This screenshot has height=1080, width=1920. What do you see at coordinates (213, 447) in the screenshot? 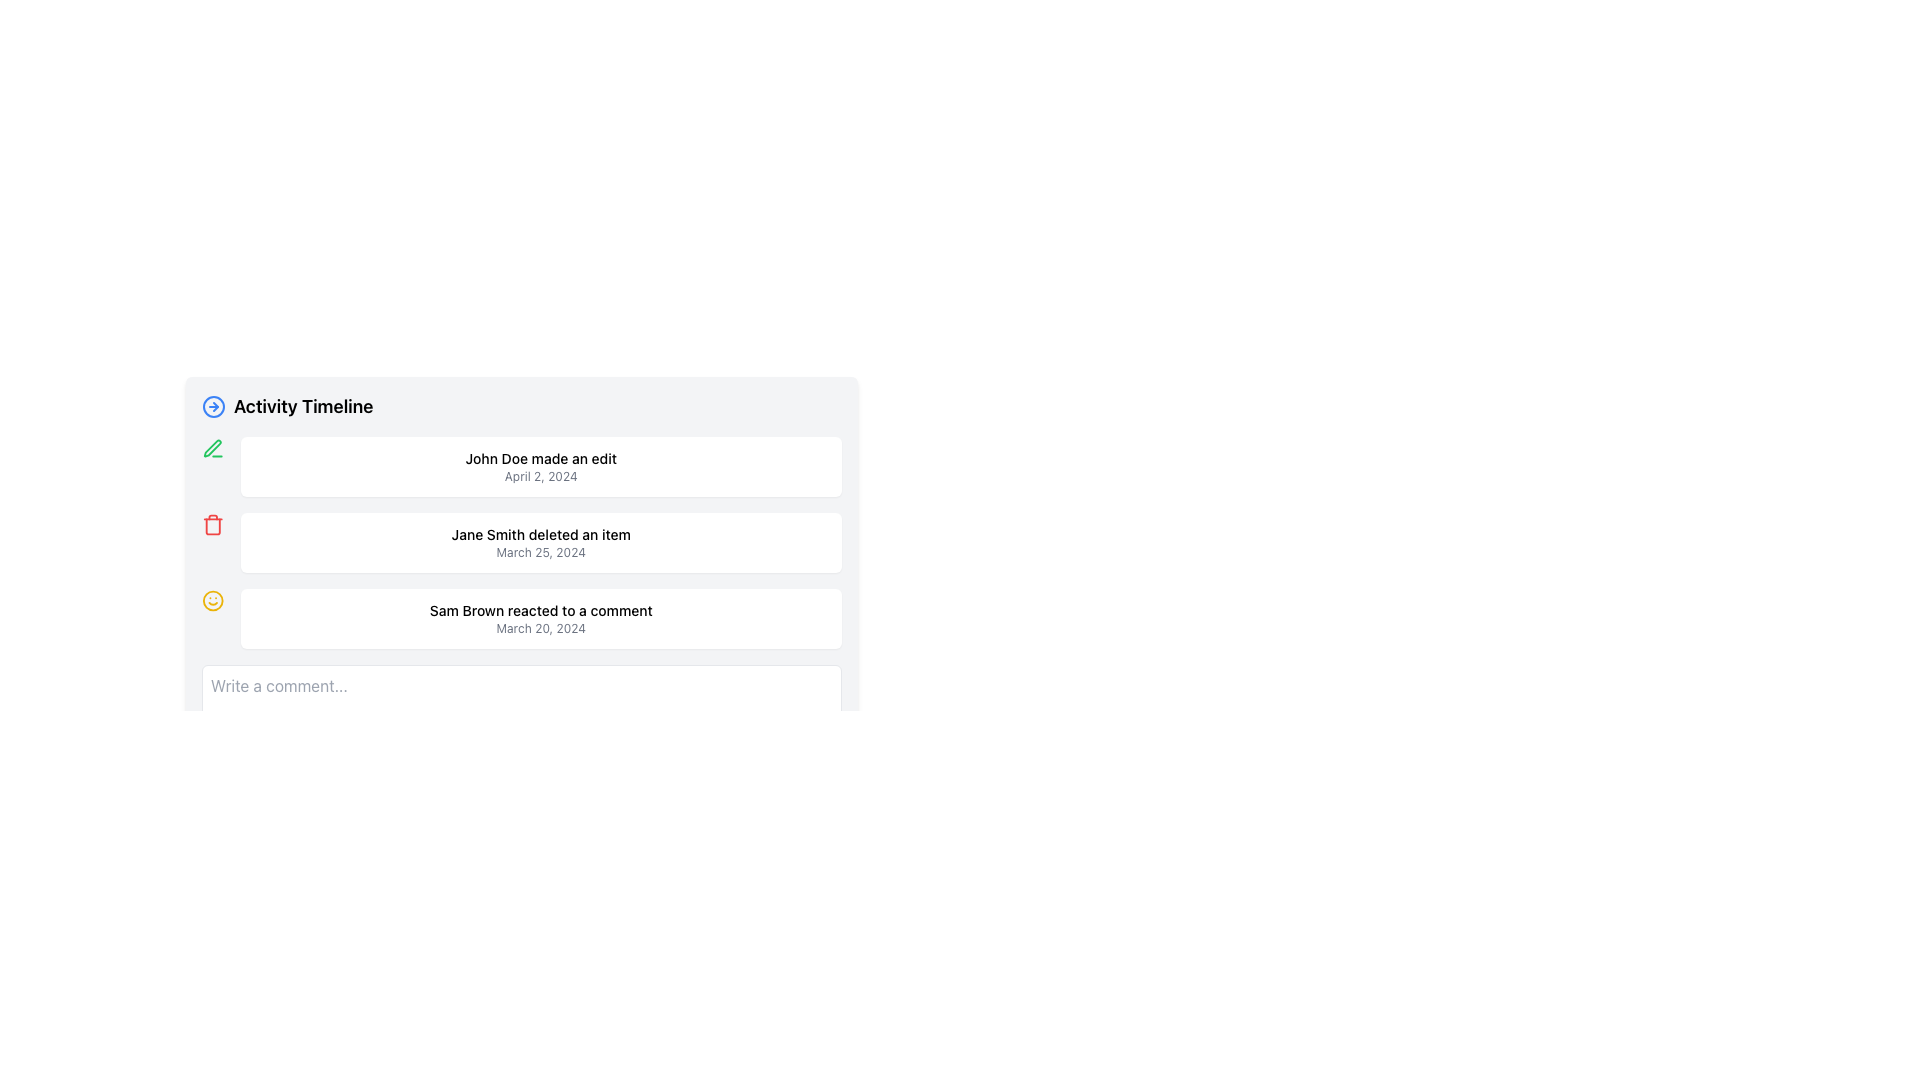
I see `the editing action icon located at the start of the 'John Doe made an edit' entry in the activity timeline list for detailed action` at bounding box center [213, 447].